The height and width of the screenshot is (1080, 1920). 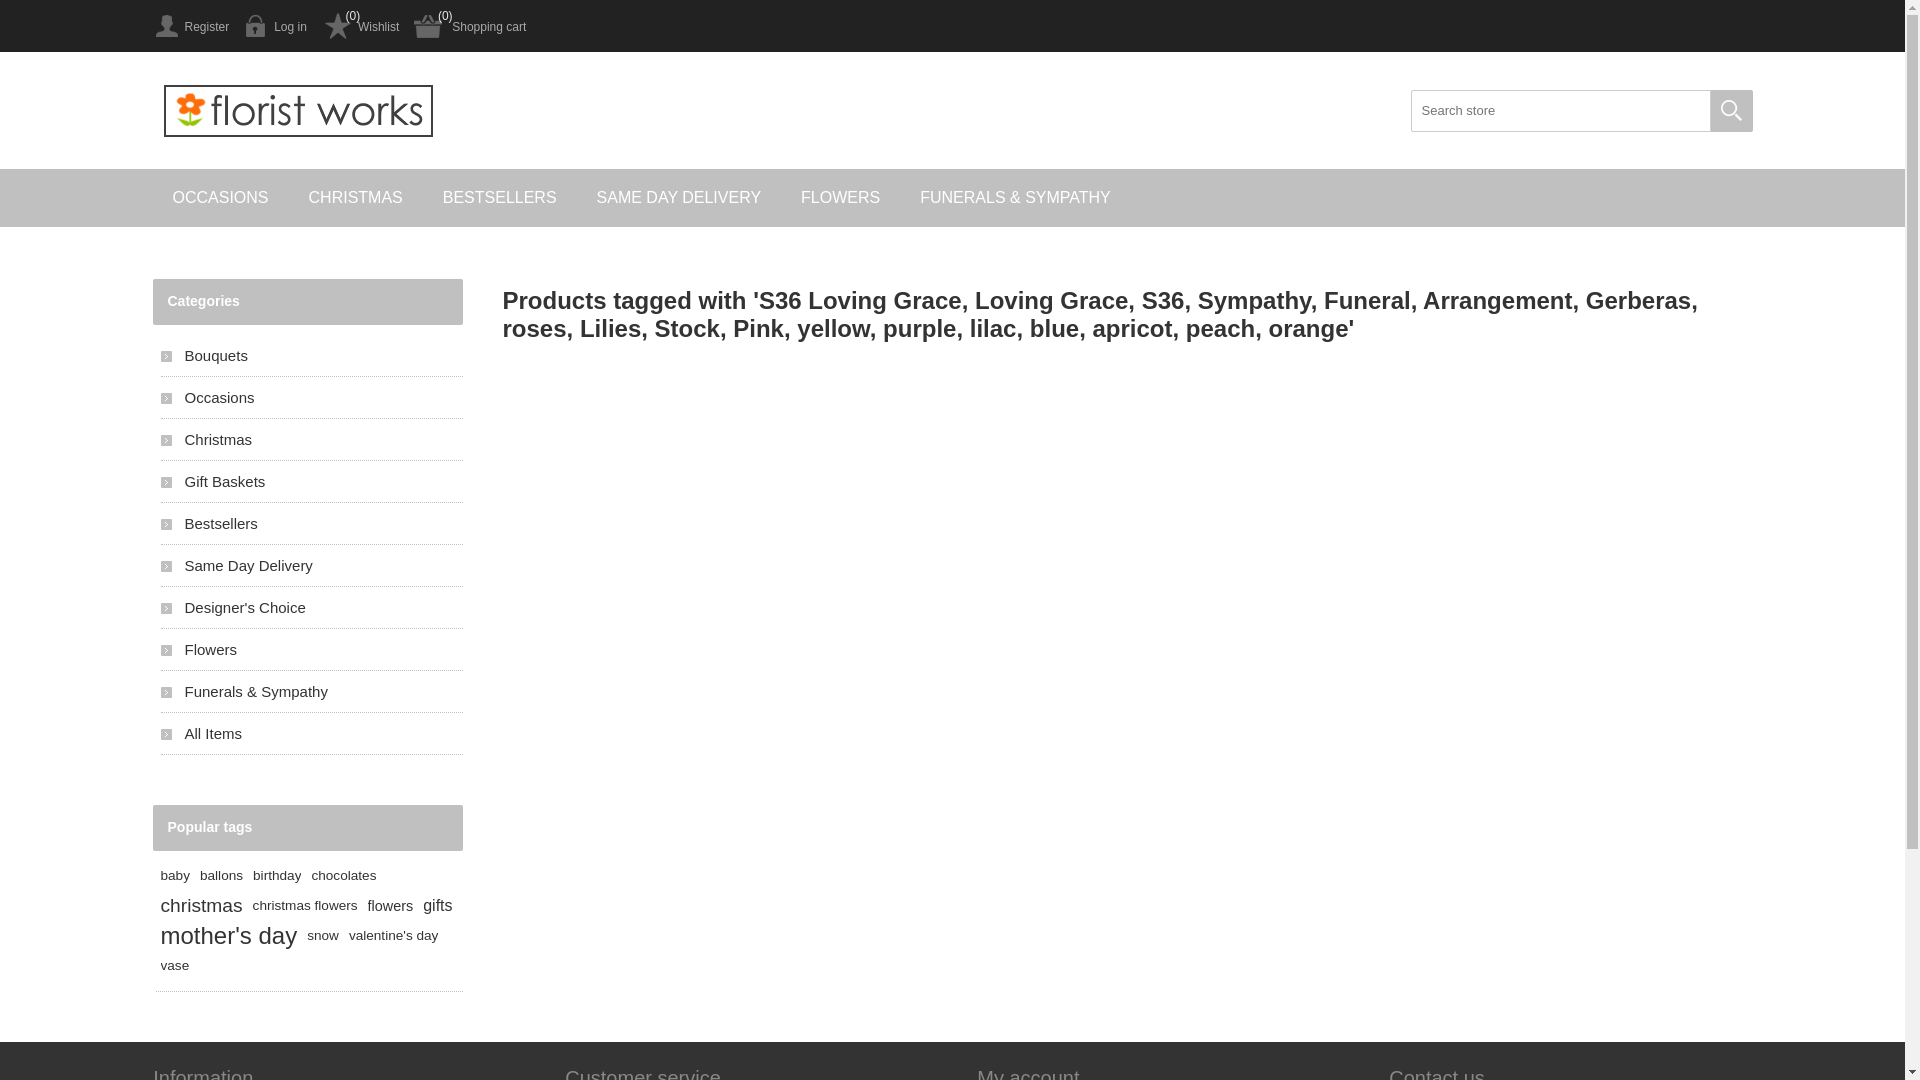 What do you see at coordinates (360, 26) in the screenshot?
I see `'Wishlist'` at bounding box center [360, 26].